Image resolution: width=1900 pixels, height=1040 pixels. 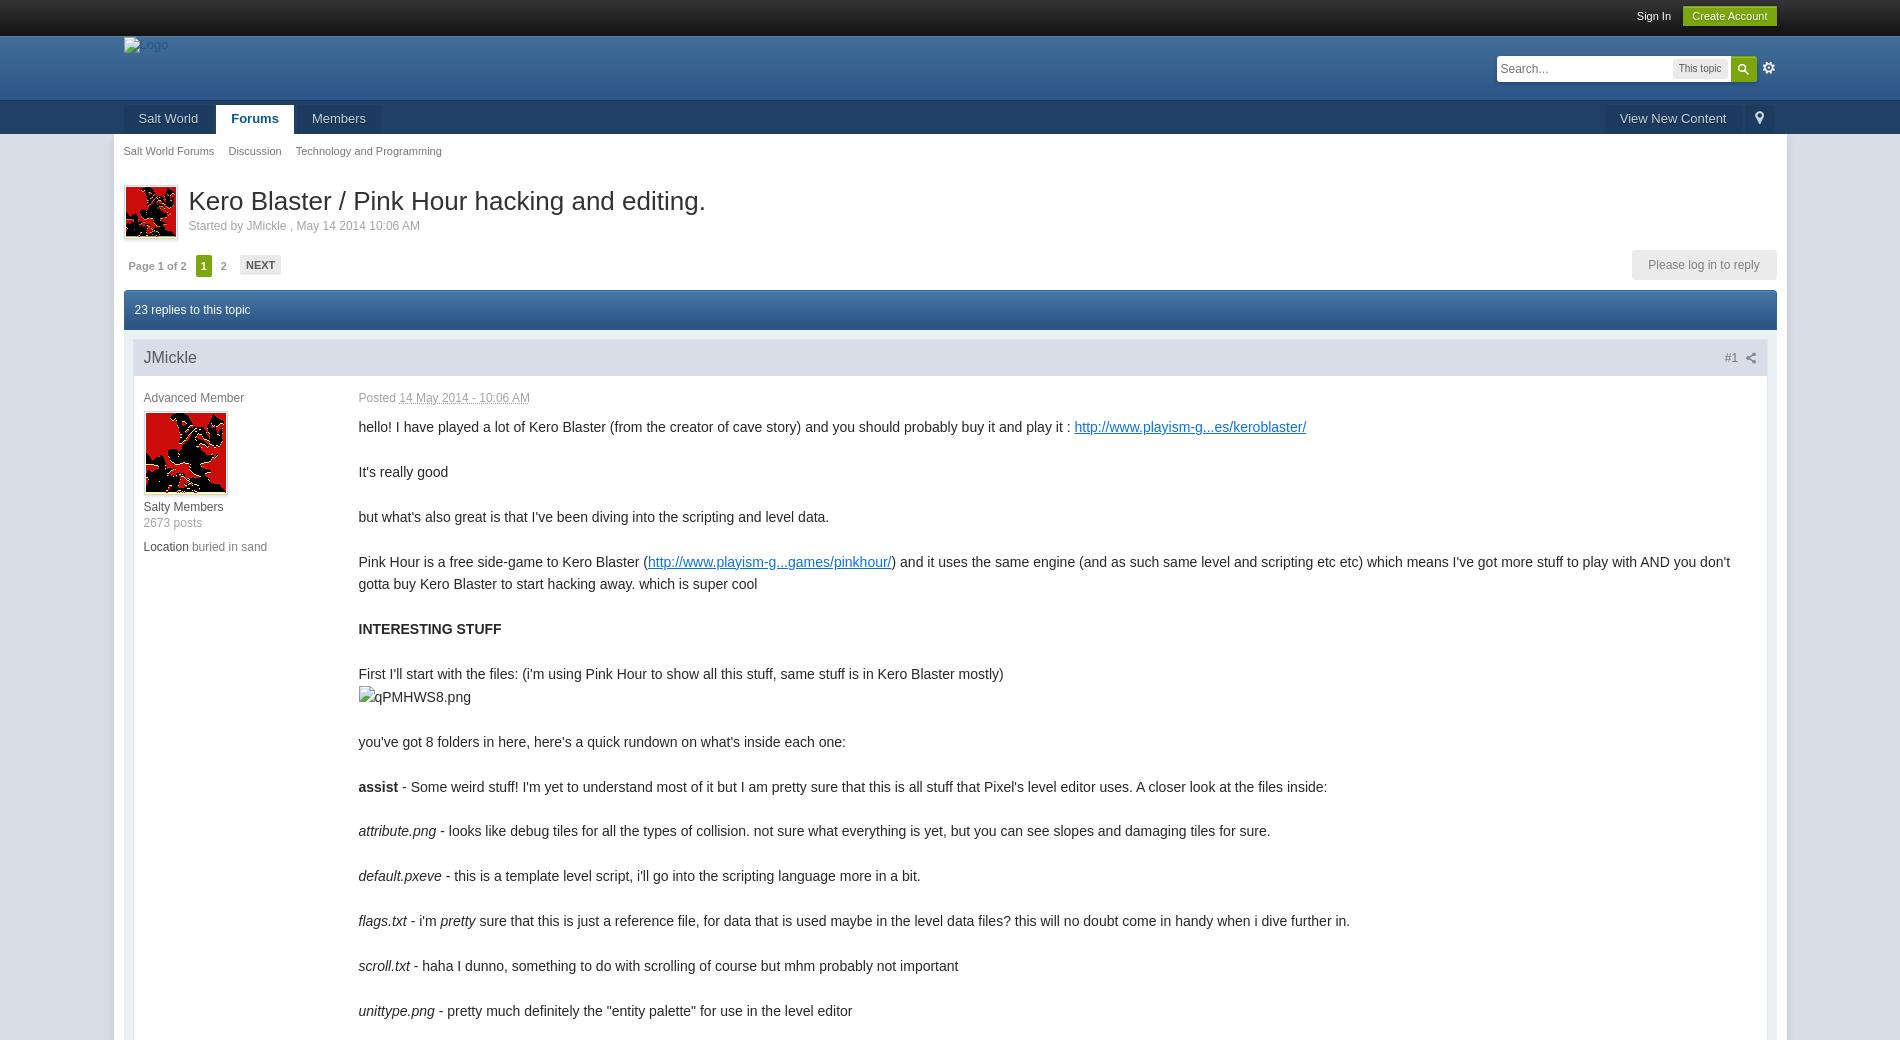 What do you see at coordinates (243, 263) in the screenshot?
I see `'Next'` at bounding box center [243, 263].